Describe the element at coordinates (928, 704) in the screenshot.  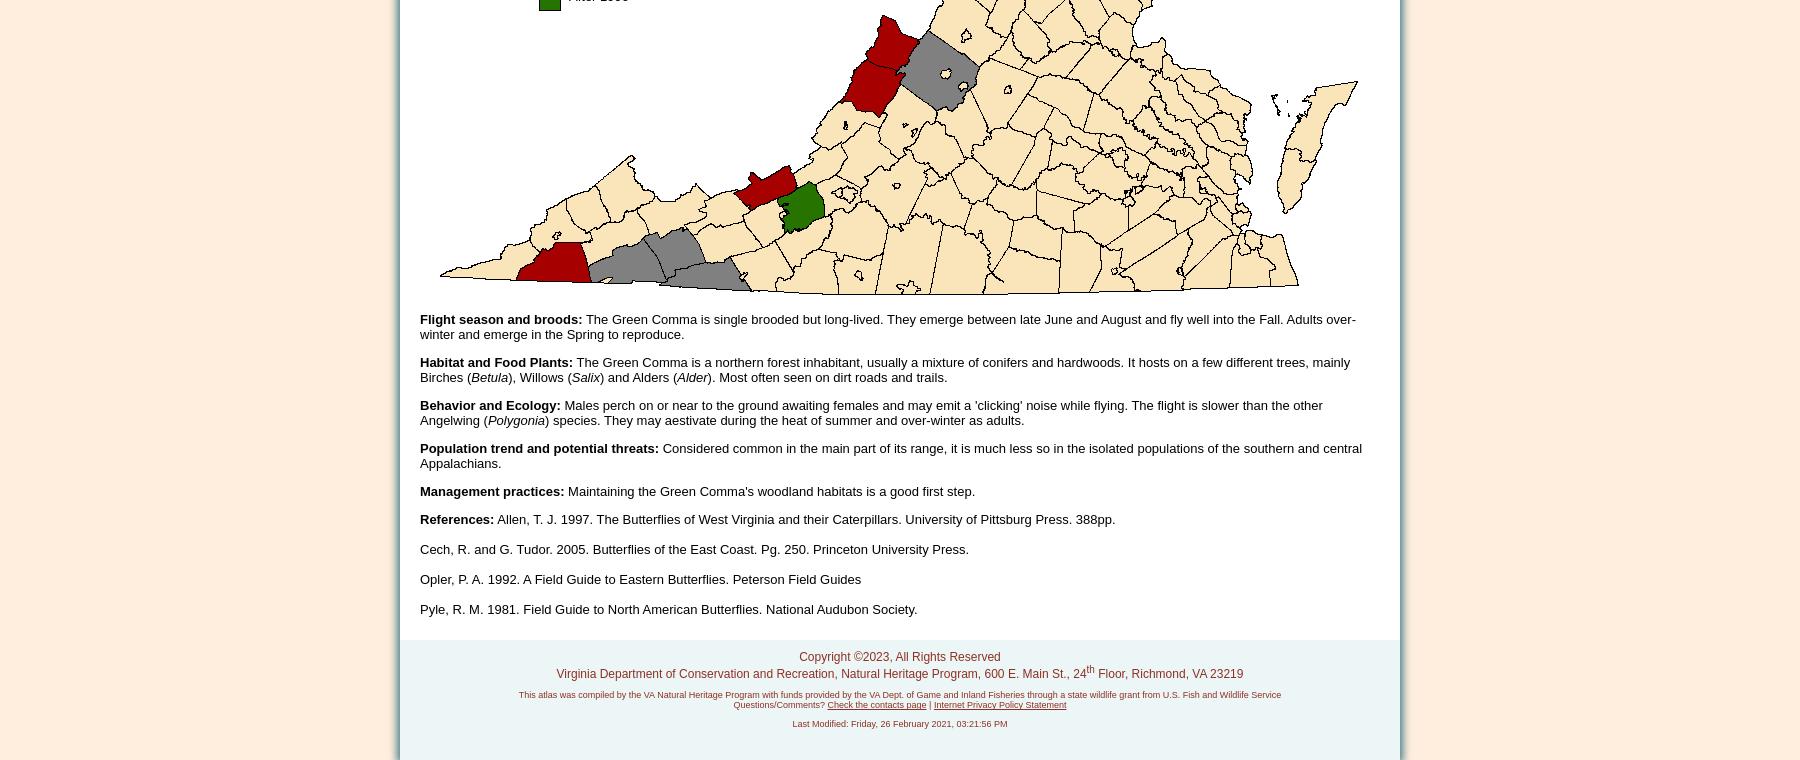
I see `'|'` at that location.